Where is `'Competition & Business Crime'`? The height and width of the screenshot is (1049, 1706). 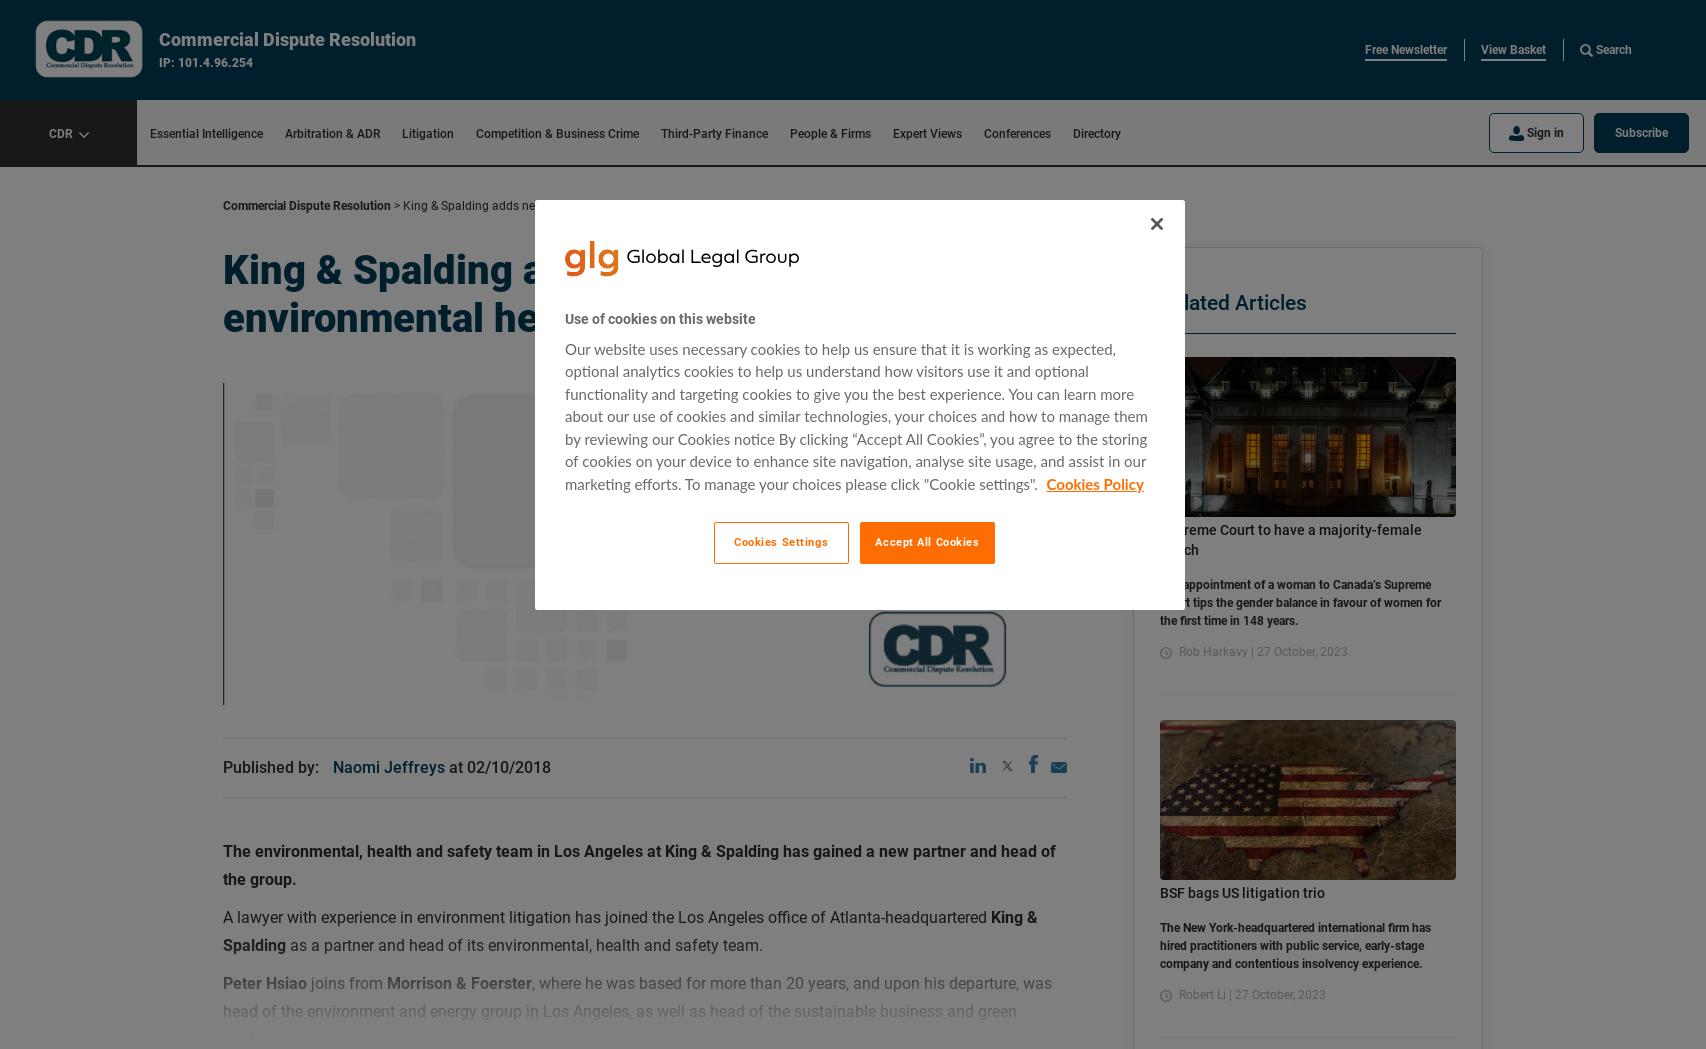
'Competition & Business Crime' is located at coordinates (556, 133).